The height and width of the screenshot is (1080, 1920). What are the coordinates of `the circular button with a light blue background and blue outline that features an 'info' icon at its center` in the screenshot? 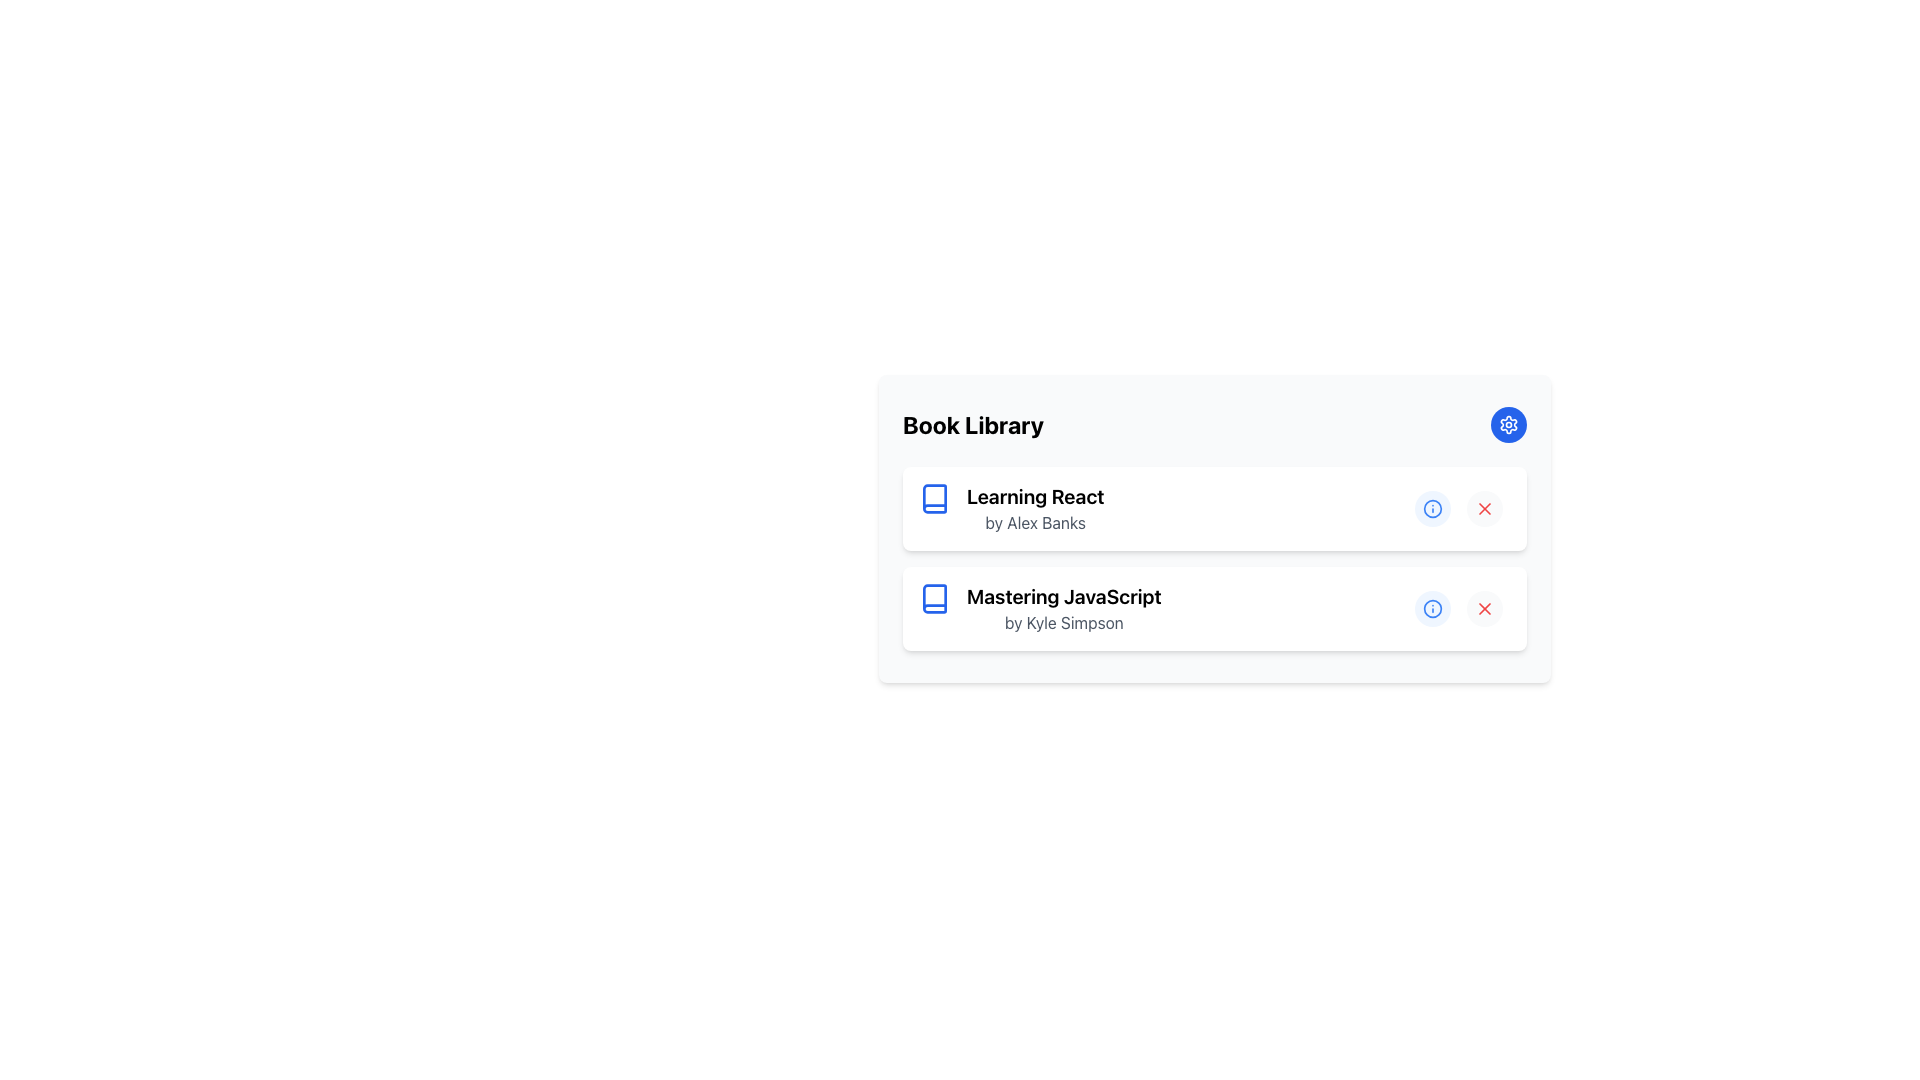 It's located at (1432, 508).